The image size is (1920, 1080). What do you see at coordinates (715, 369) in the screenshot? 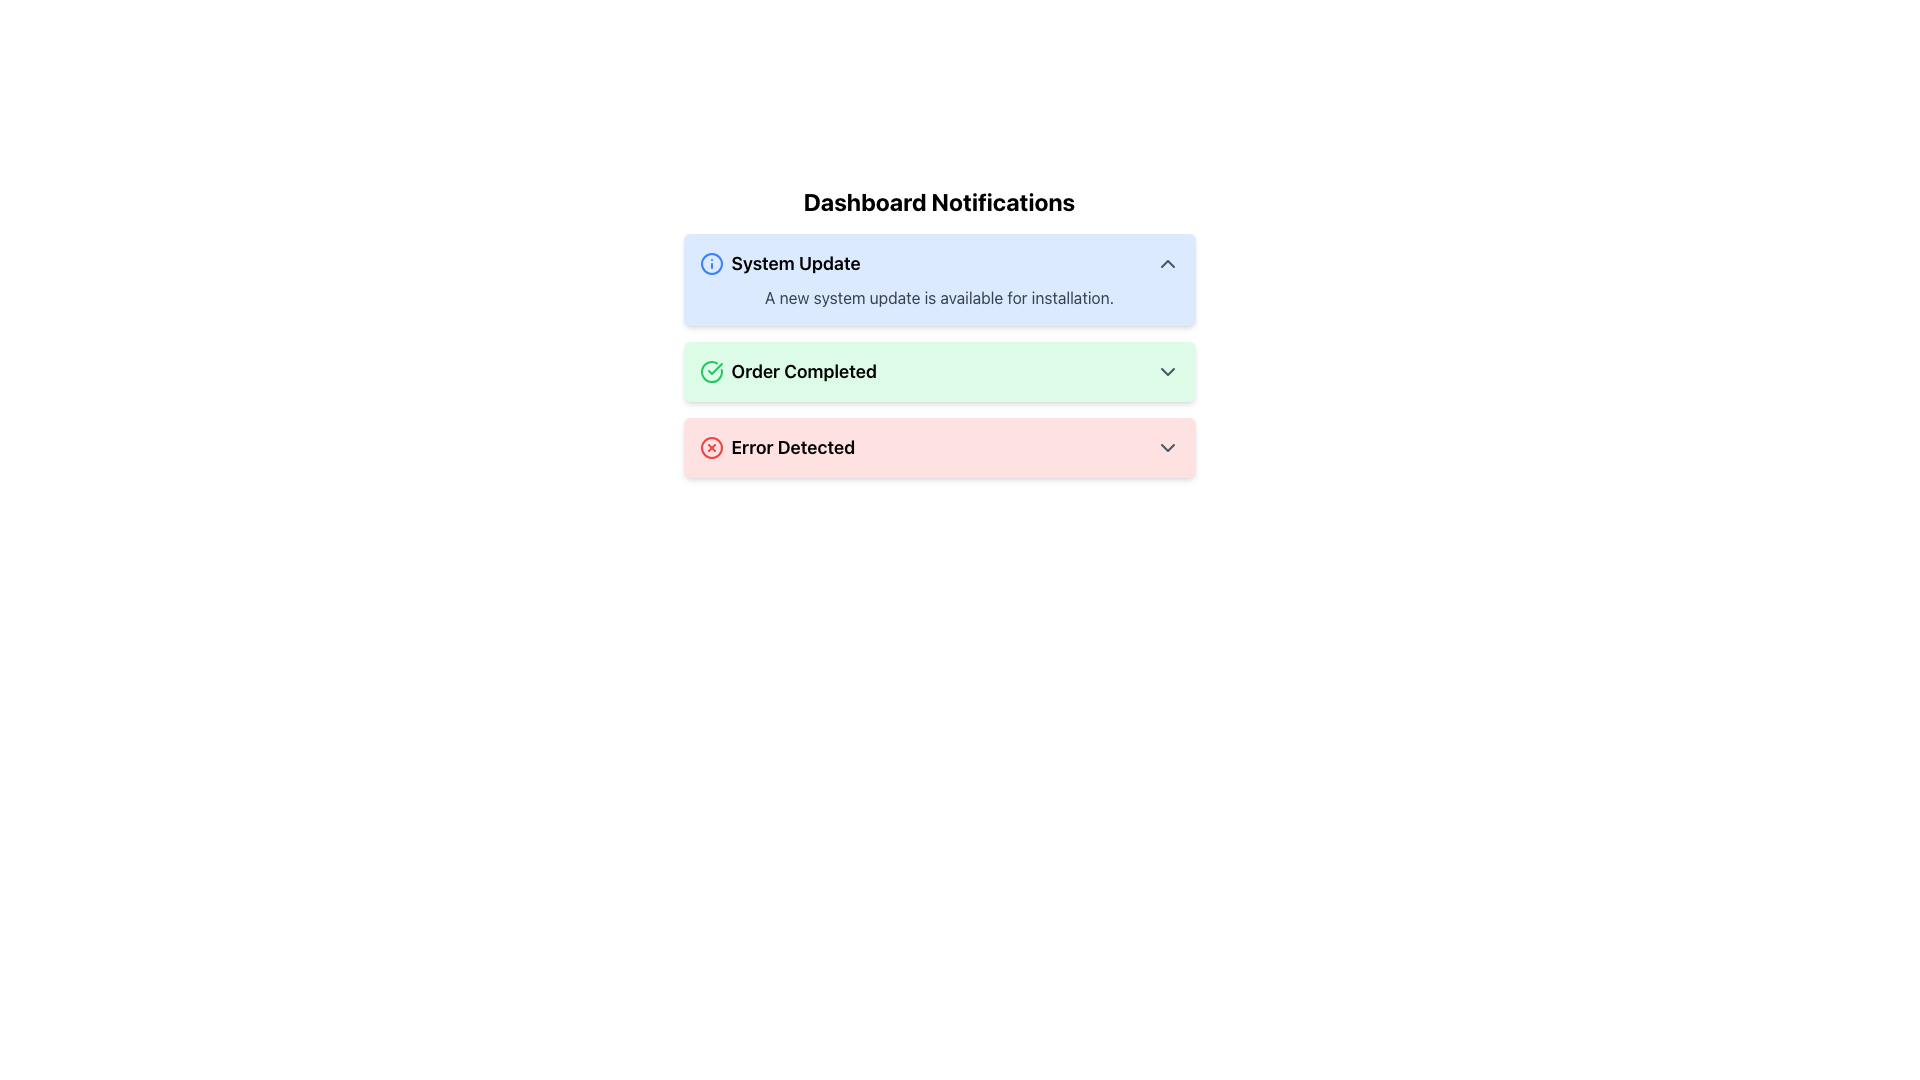
I see `the SVG icon indicating successful task completion located in the second notification card labeled 'Order Completed', which is centrally positioned in the green-tinted area to the left of the text` at bounding box center [715, 369].